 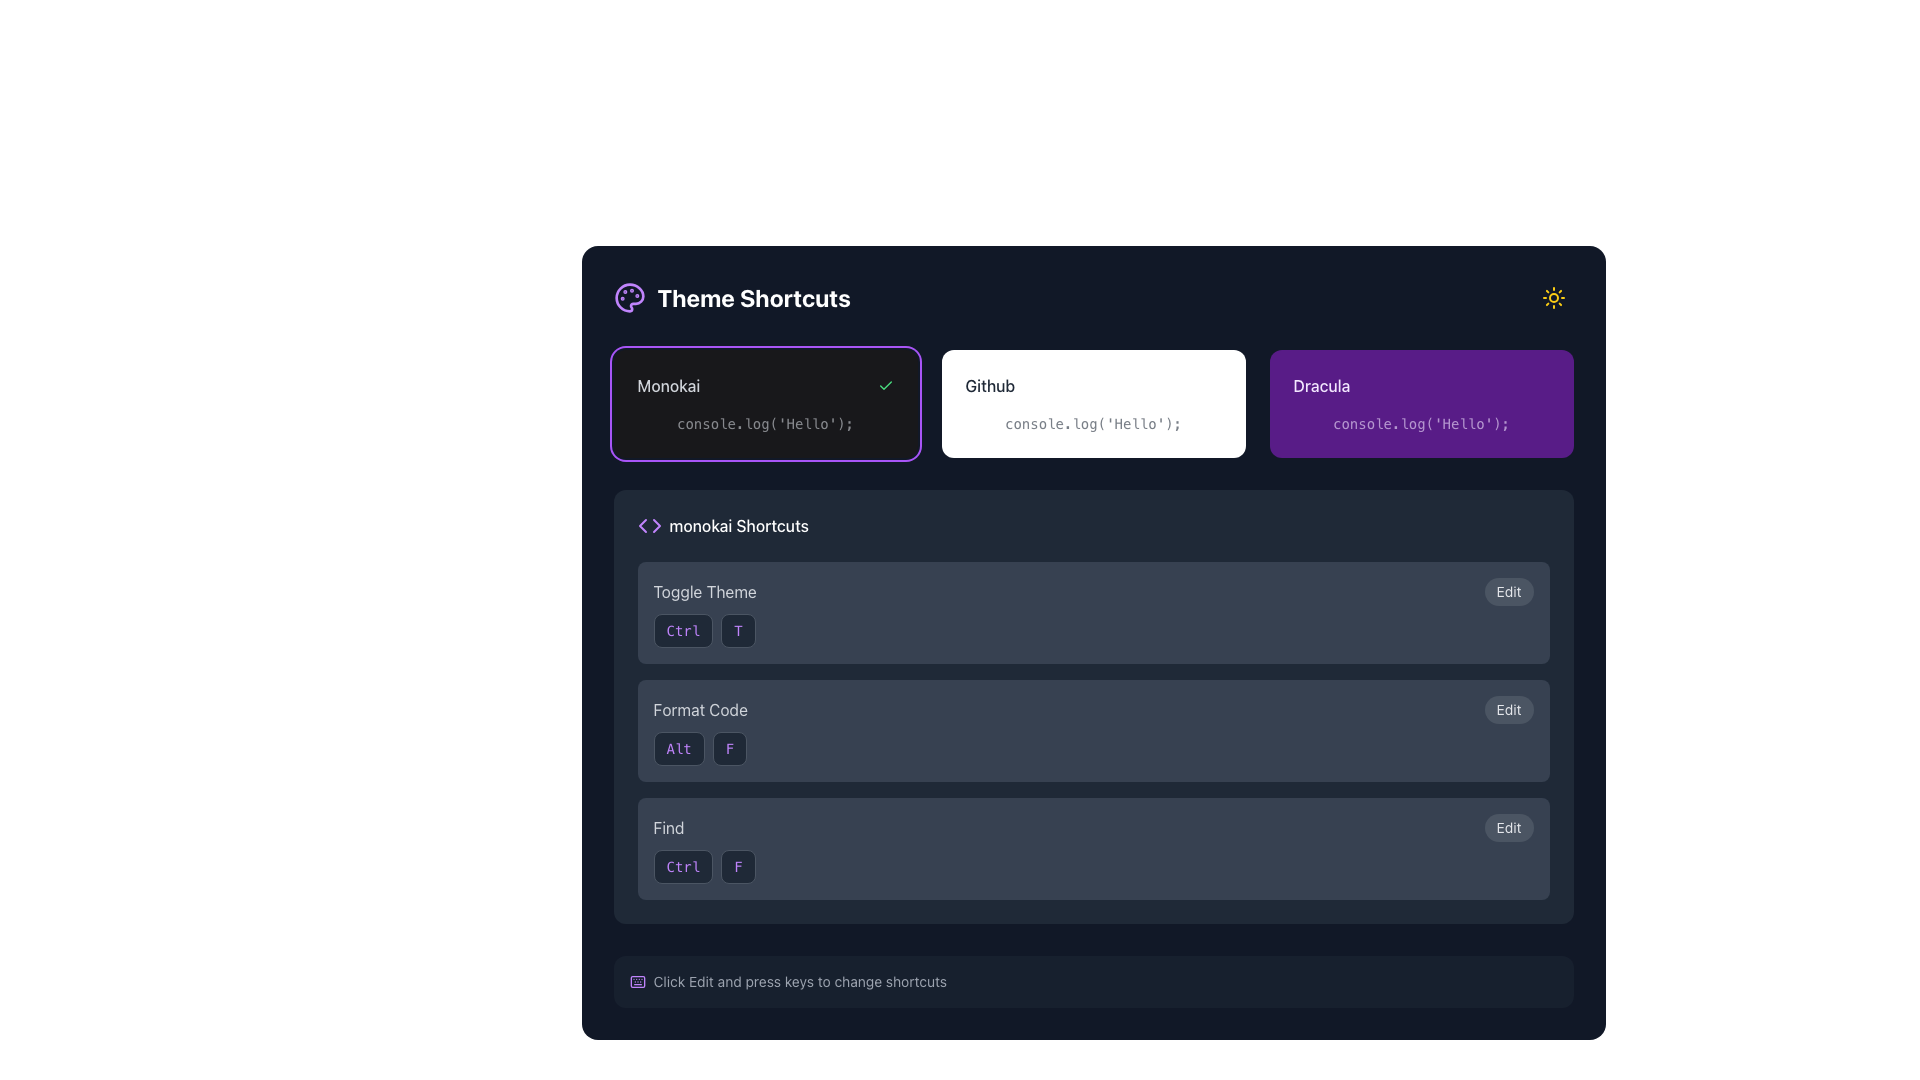 I want to click on the shortcut, so click(x=1092, y=828).